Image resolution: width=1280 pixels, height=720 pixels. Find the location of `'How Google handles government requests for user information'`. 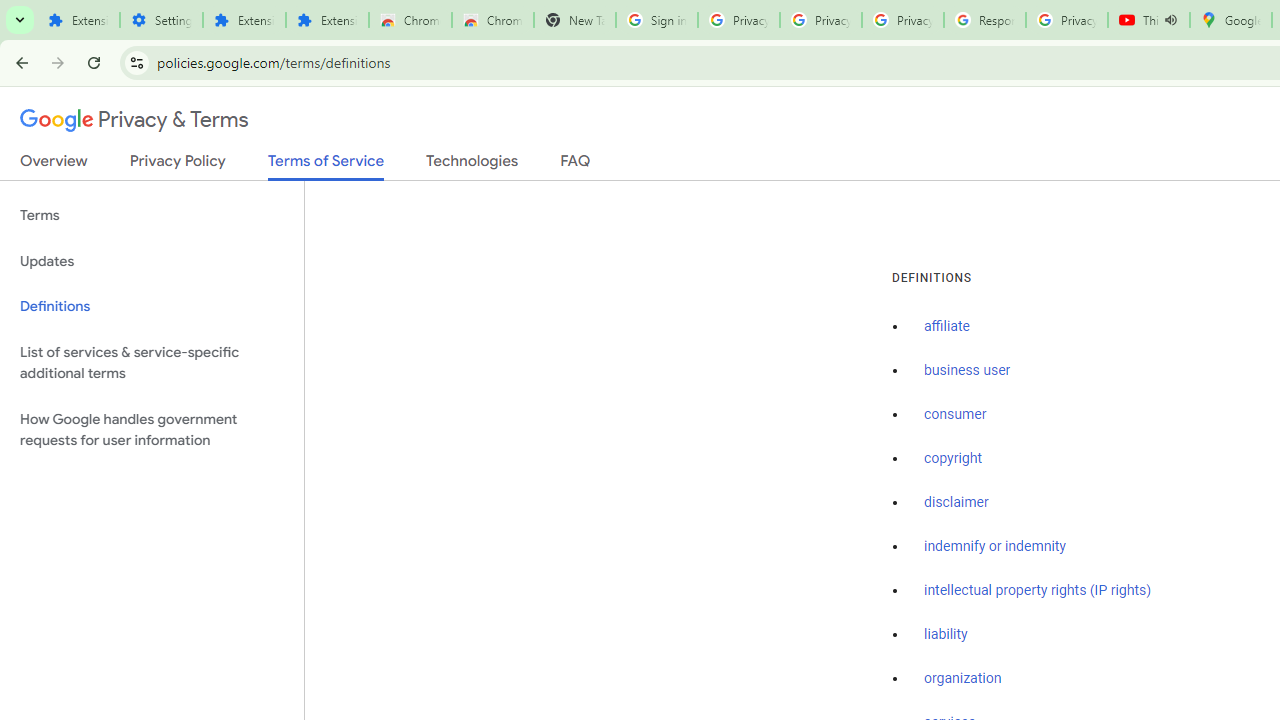

'How Google handles government requests for user information' is located at coordinates (151, 428).